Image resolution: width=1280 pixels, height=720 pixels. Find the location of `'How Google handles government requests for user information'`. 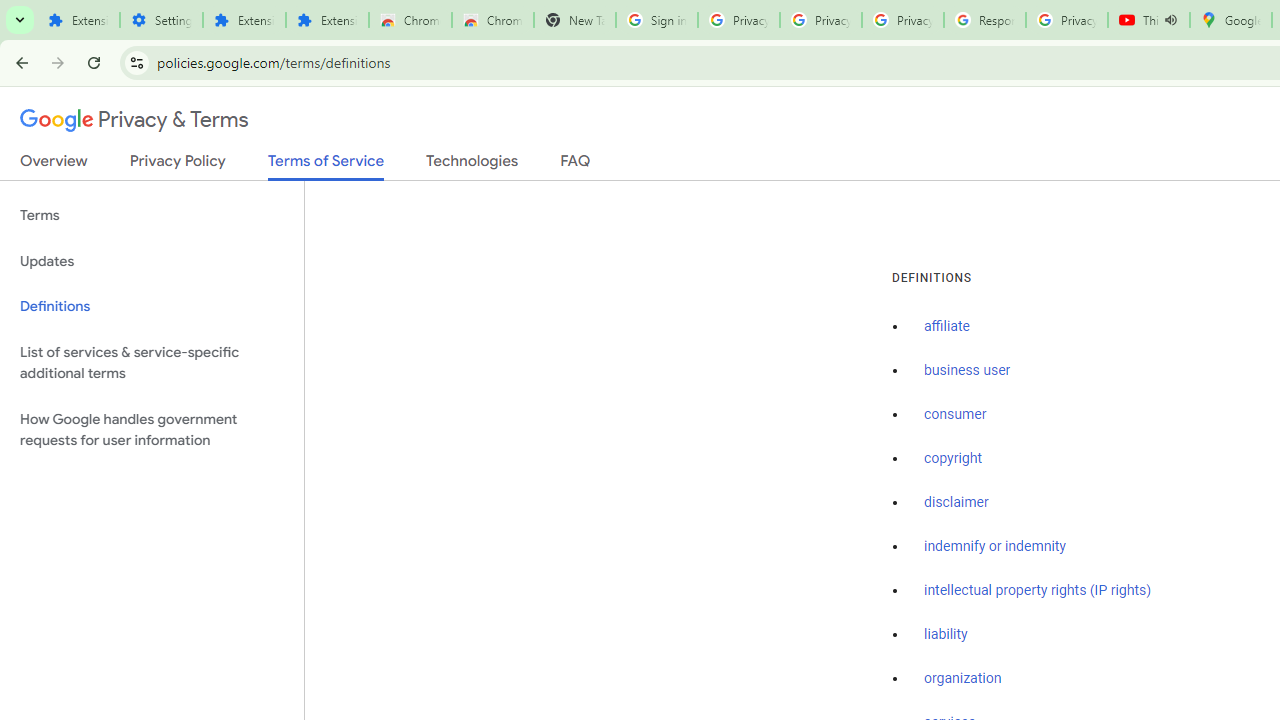

'How Google handles government requests for user information' is located at coordinates (151, 428).